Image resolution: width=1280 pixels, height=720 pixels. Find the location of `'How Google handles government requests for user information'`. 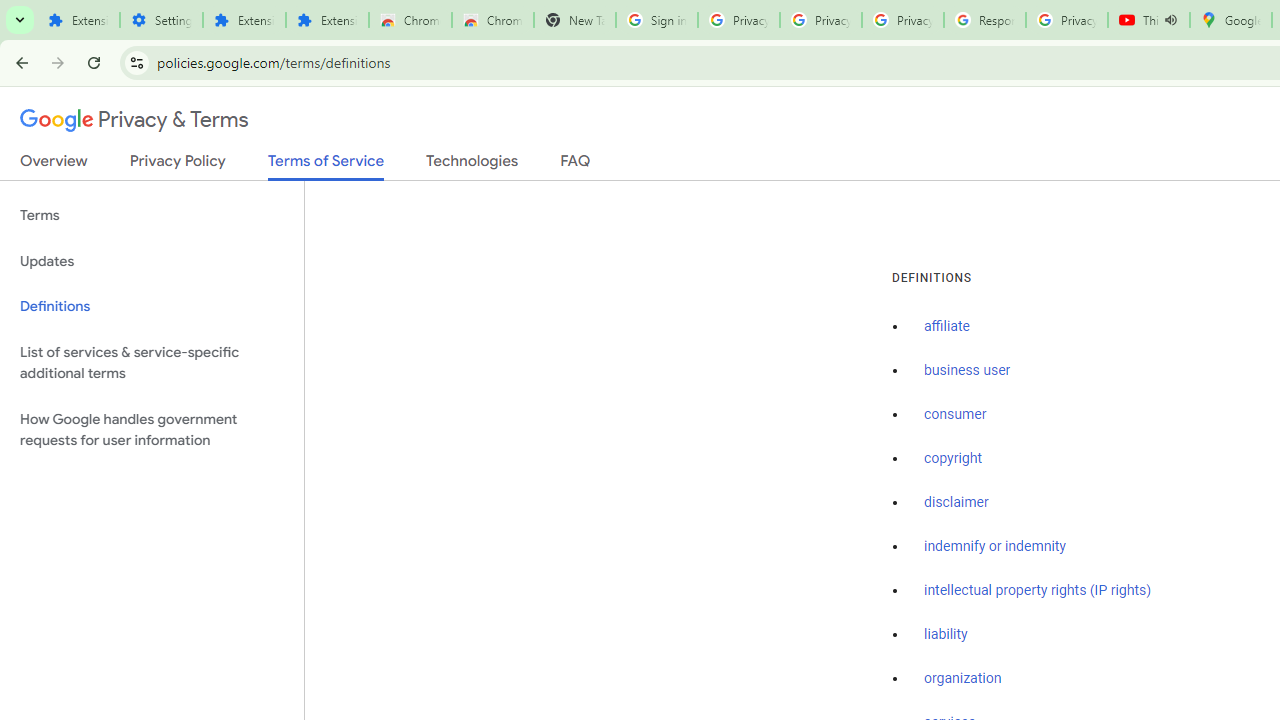

'How Google handles government requests for user information' is located at coordinates (151, 428).